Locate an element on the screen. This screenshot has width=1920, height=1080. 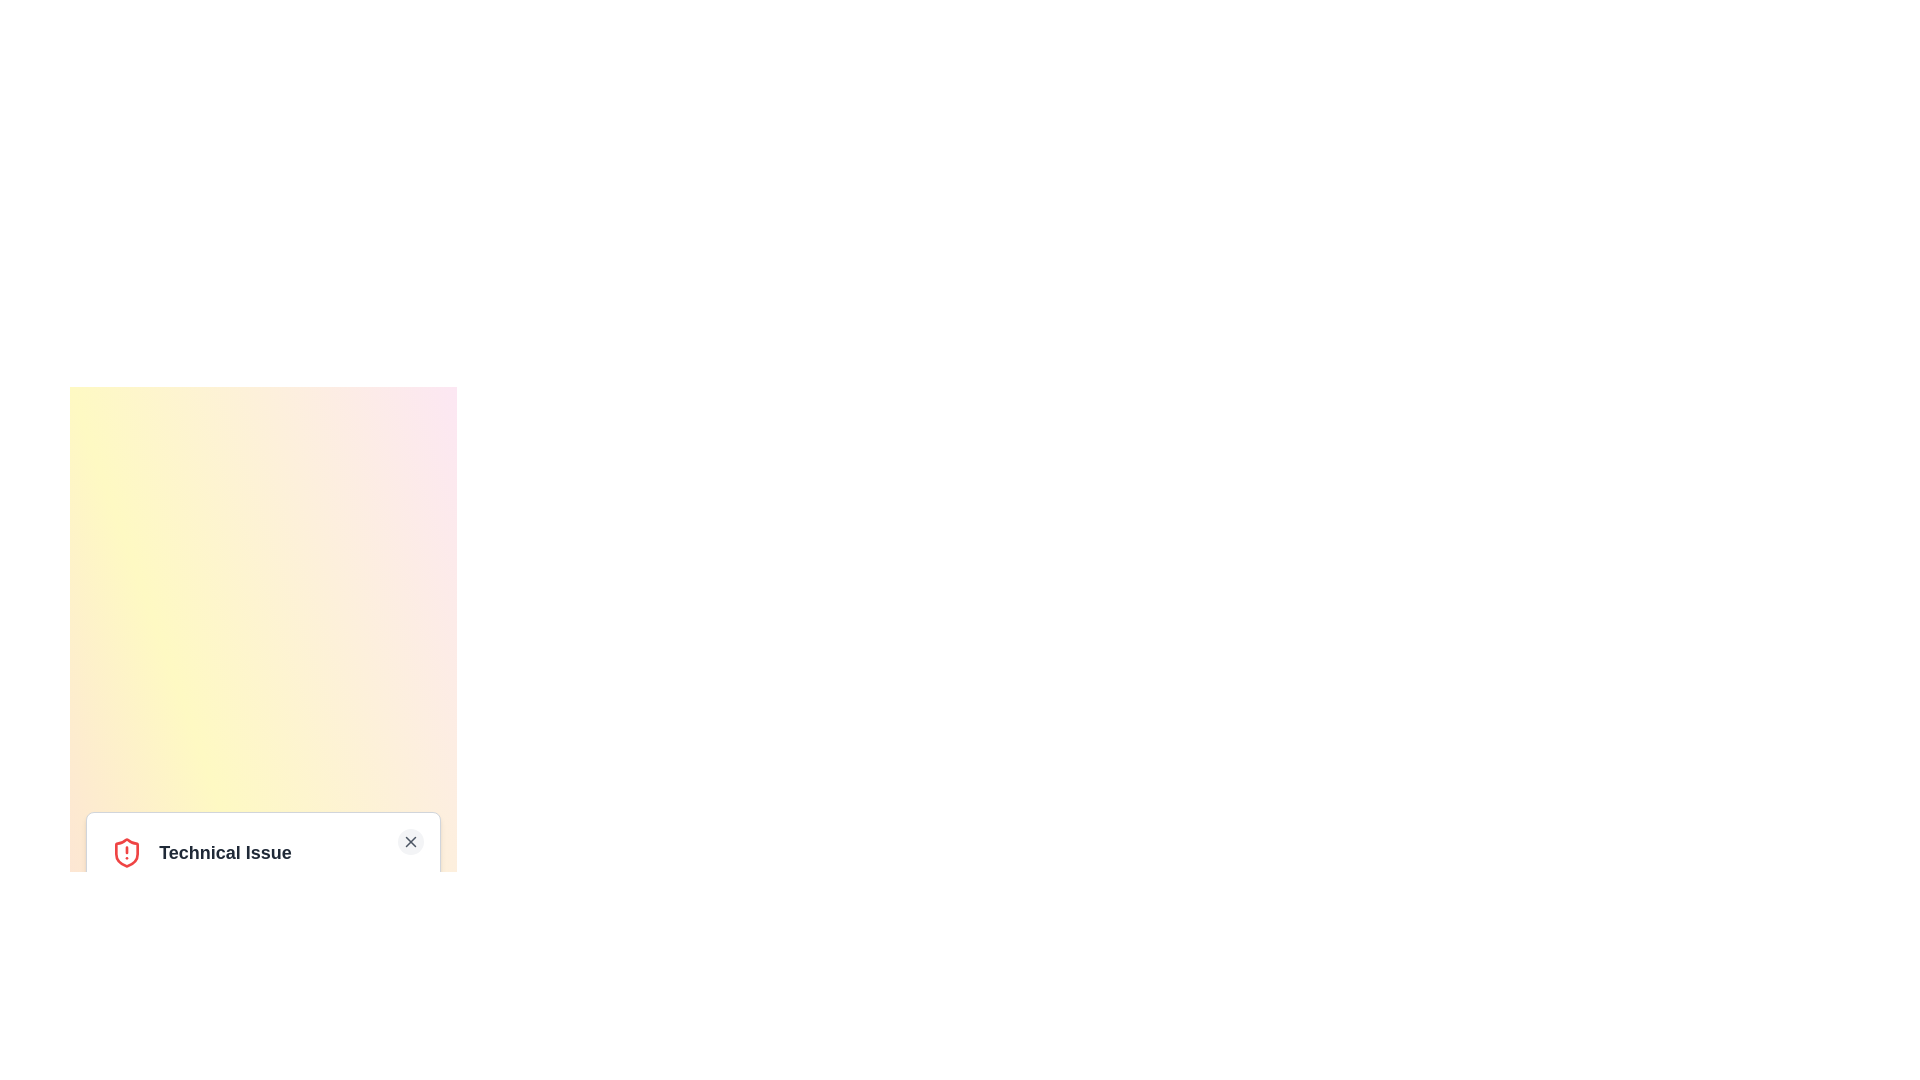
the alert's icon to focus on it is located at coordinates (125, 852).